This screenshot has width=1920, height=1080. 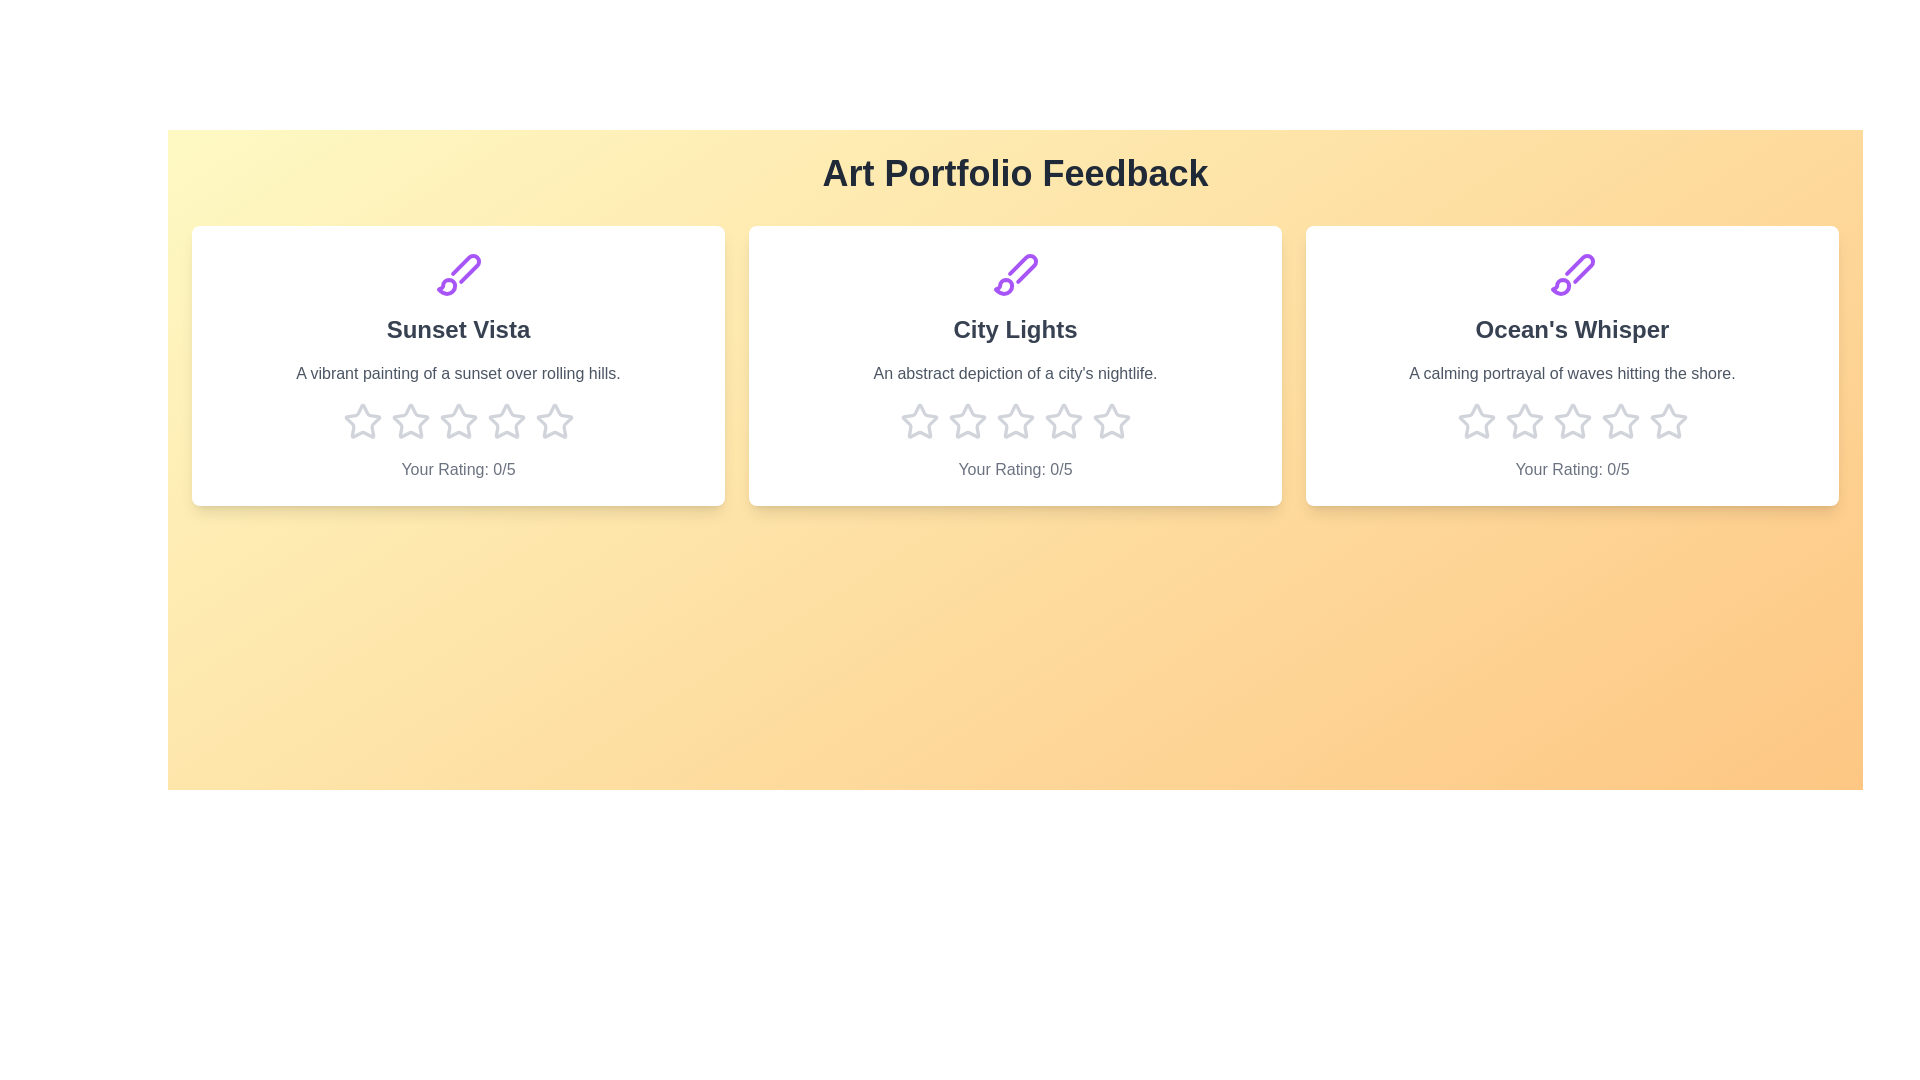 What do you see at coordinates (362, 420) in the screenshot?
I see `the star corresponding to 1 stars for the artwork titled 'Sunset Vista'` at bounding box center [362, 420].